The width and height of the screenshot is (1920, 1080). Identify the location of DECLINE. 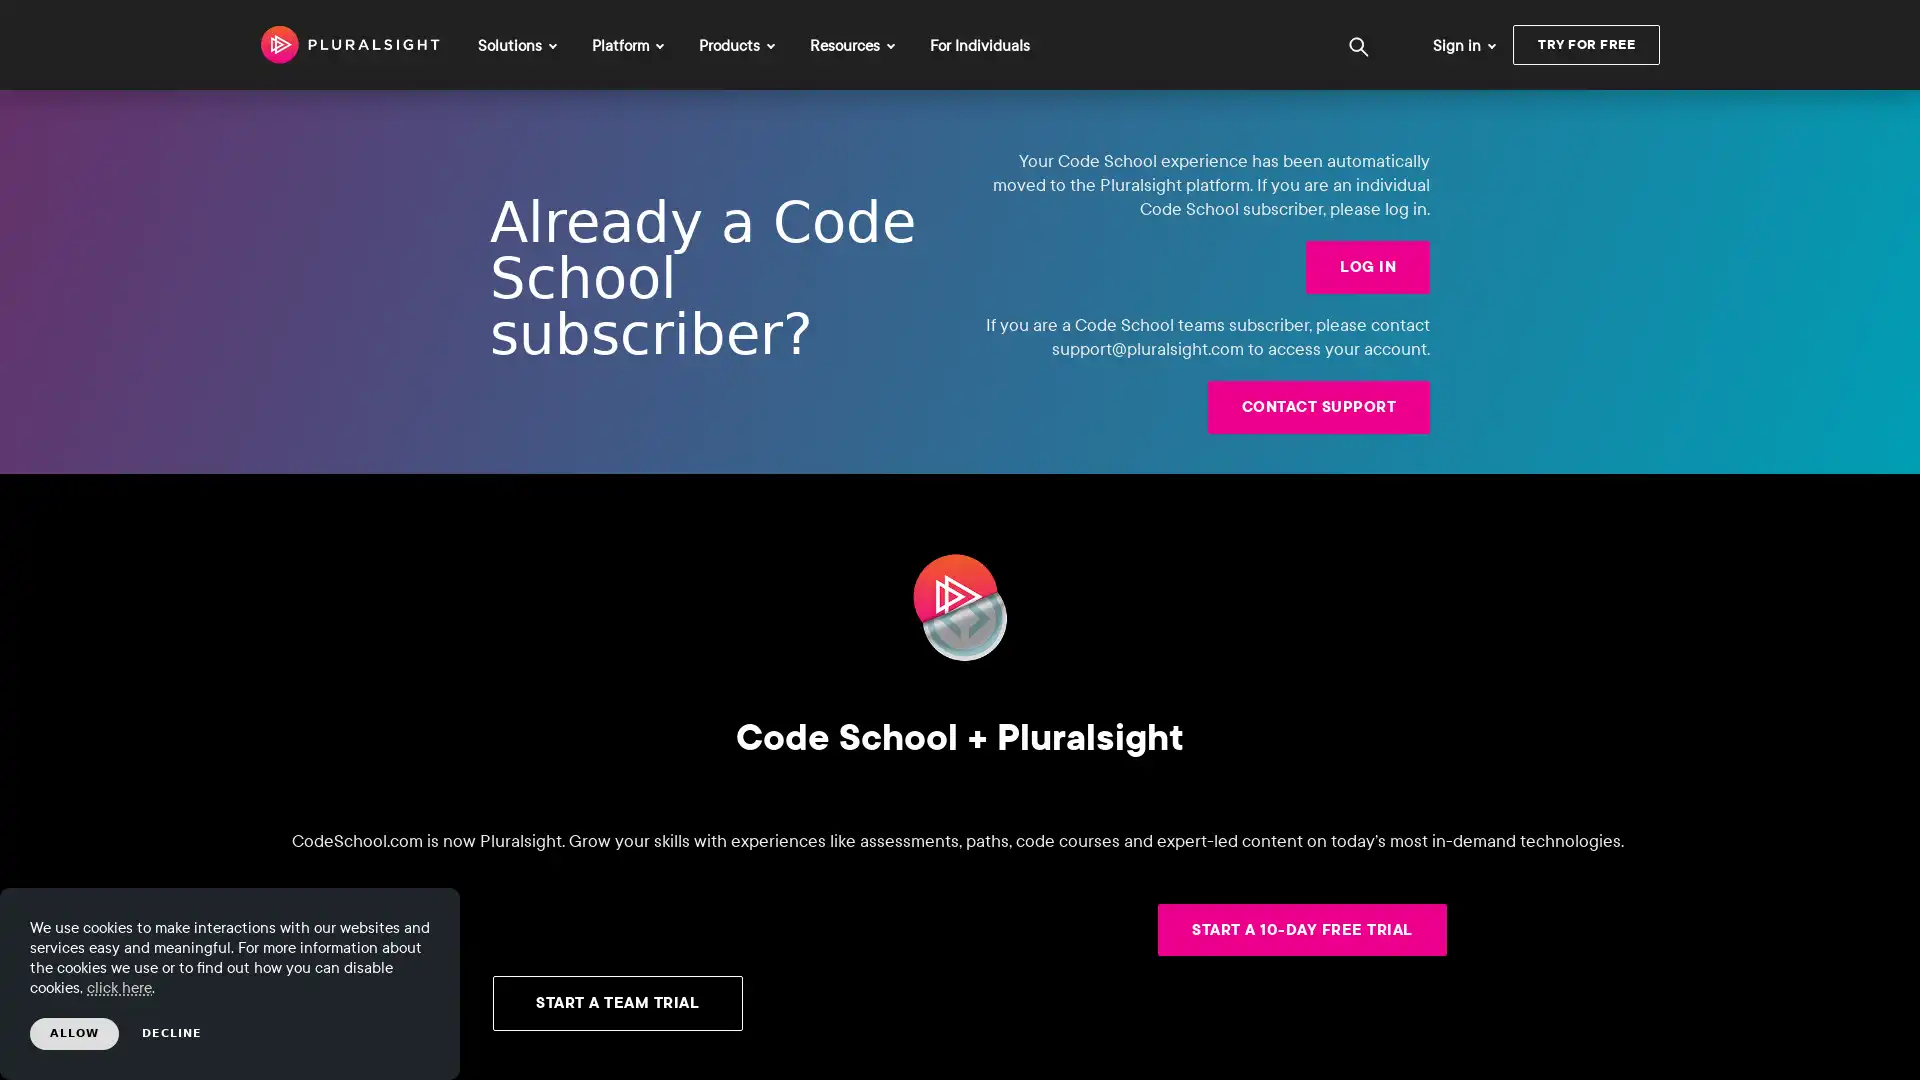
(172, 1033).